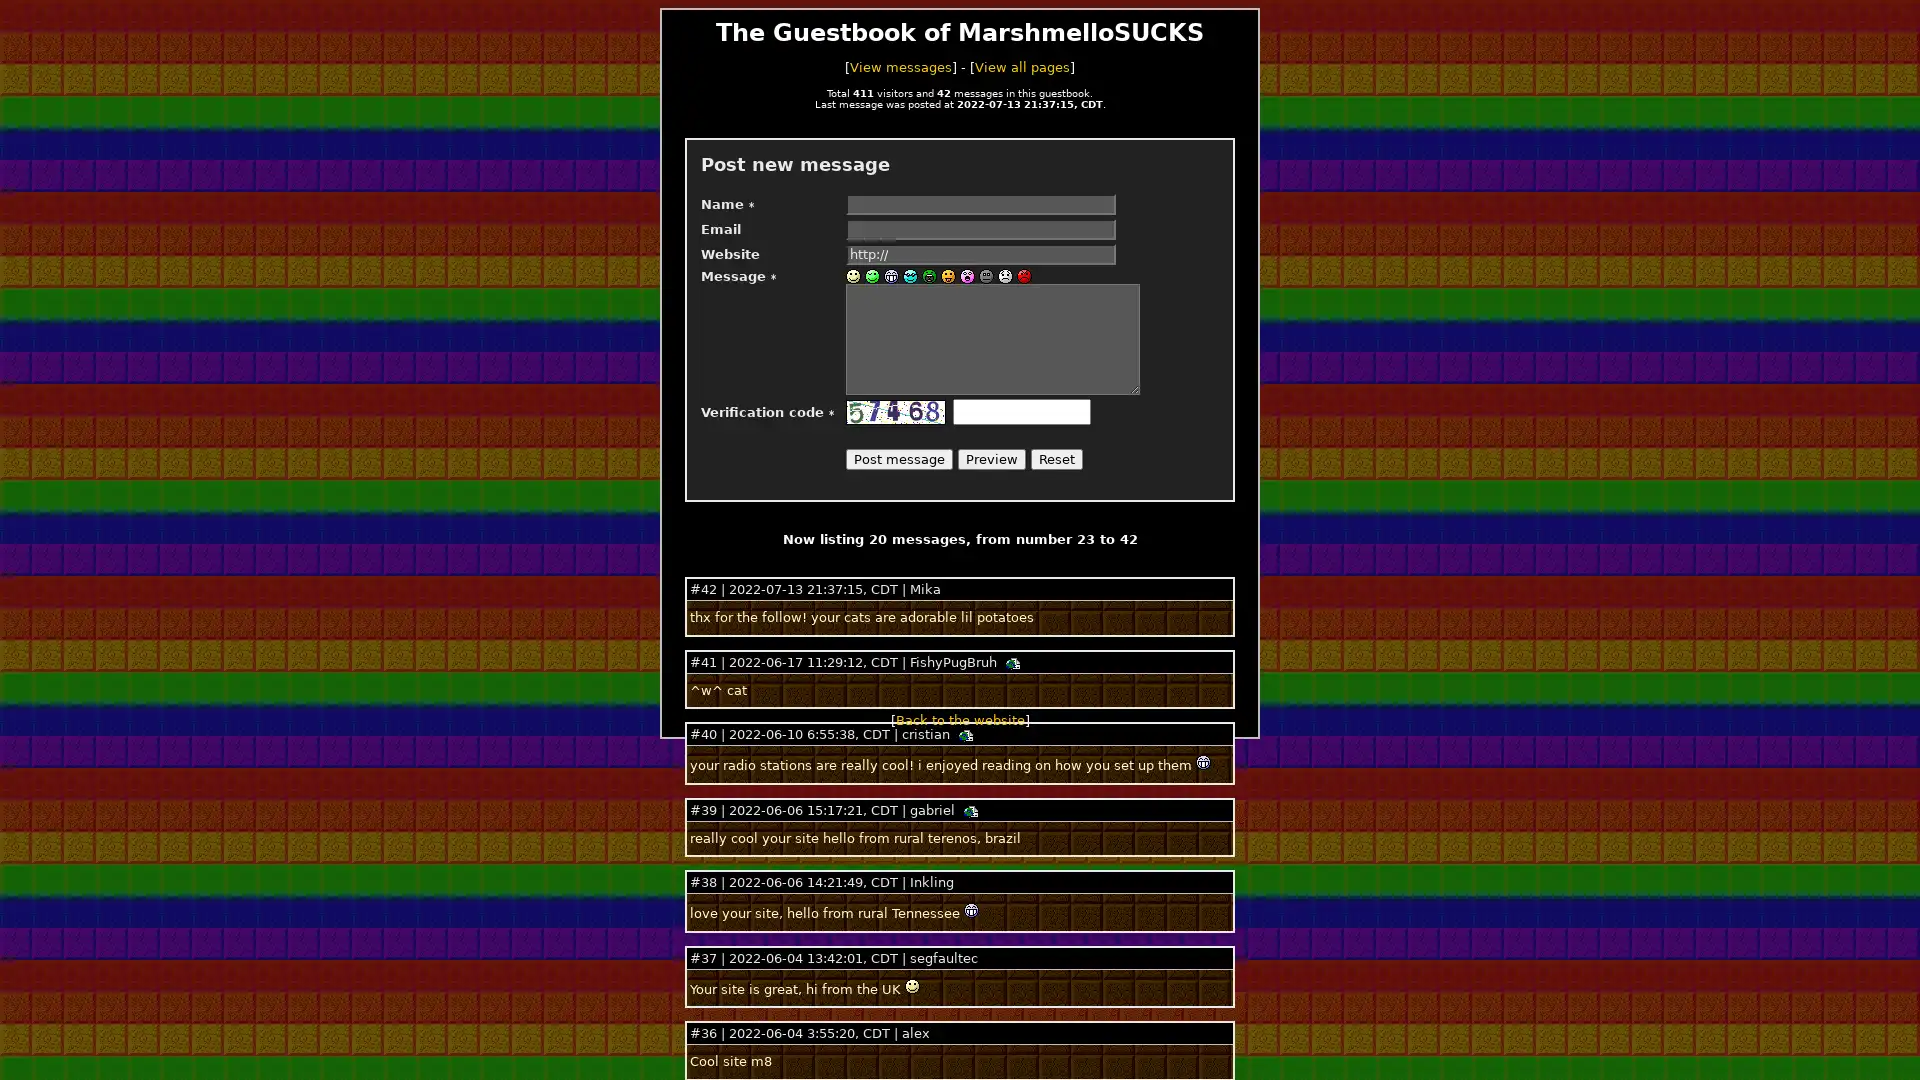  Describe the element at coordinates (992, 459) in the screenshot. I see `Preview` at that location.